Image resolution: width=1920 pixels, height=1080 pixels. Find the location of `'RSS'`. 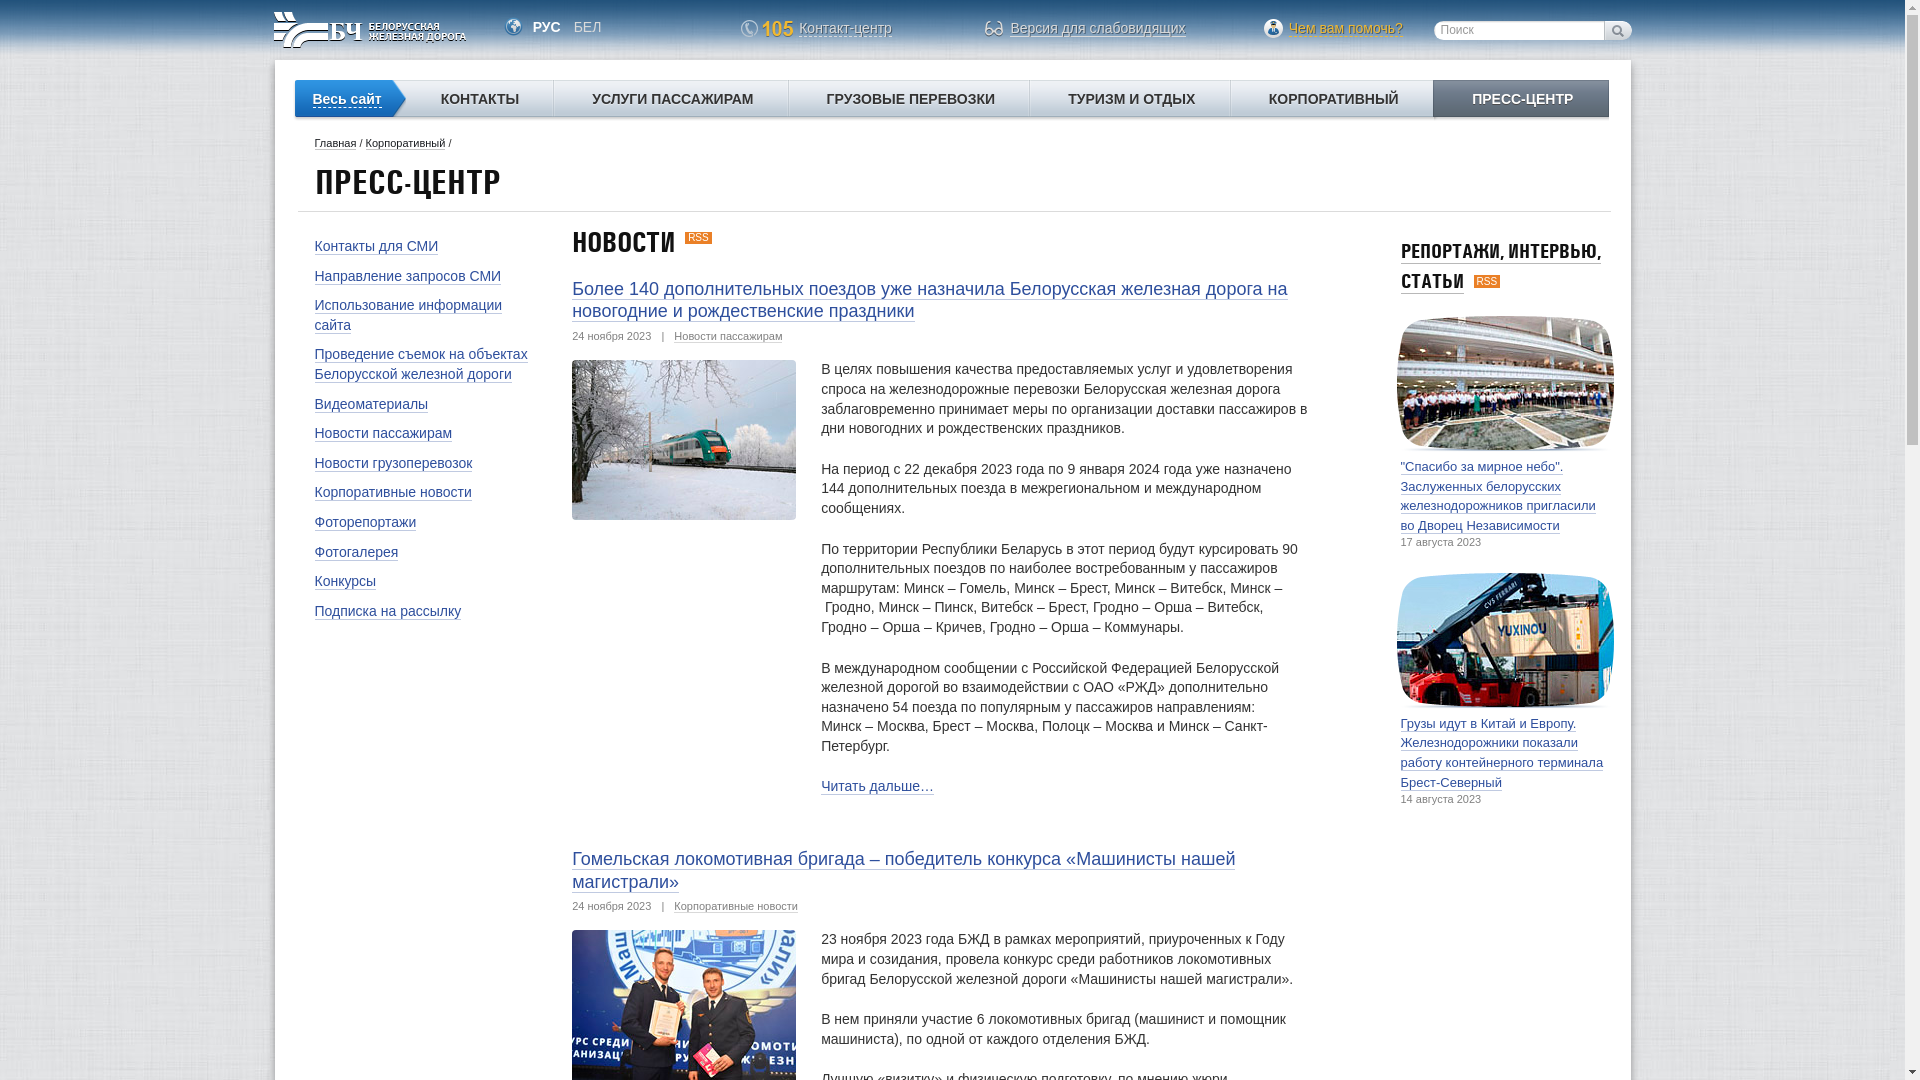

'RSS' is located at coordinates (1487, 281).